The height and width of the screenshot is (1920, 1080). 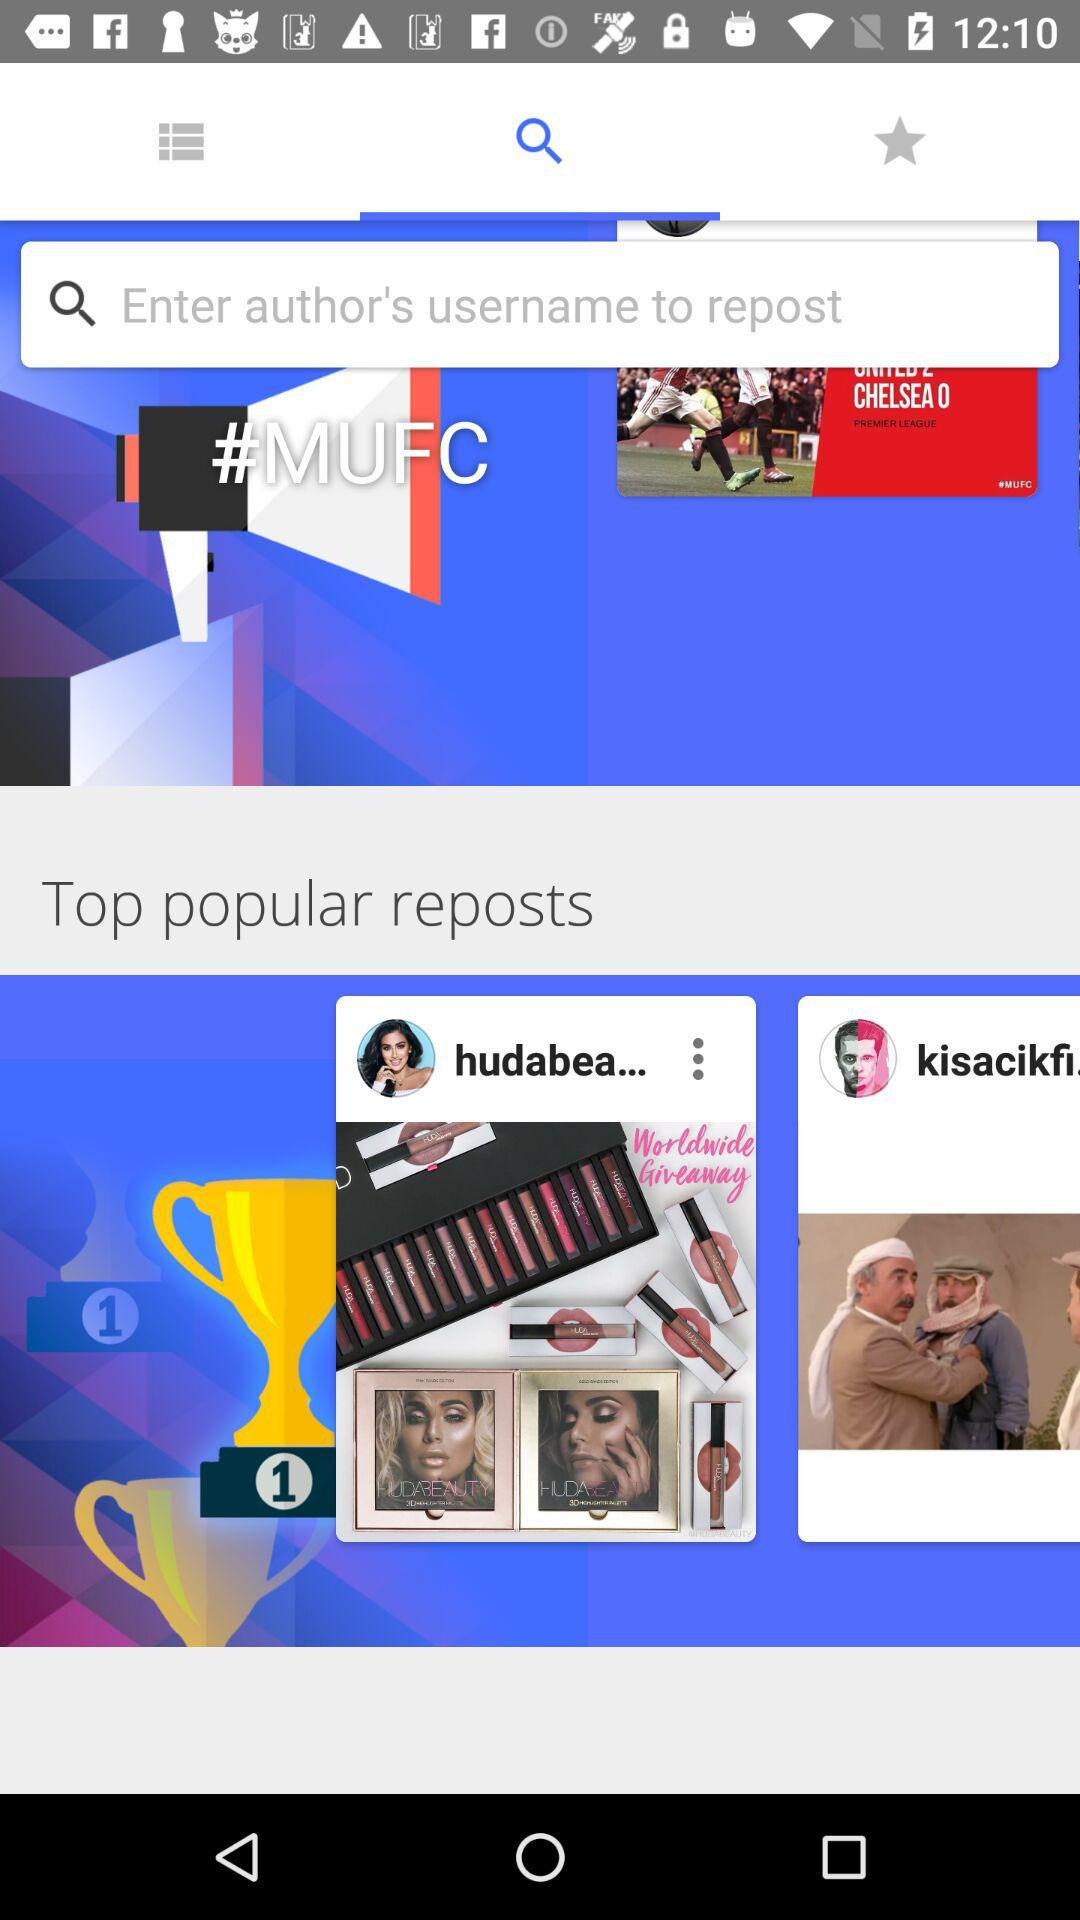 I want to click on profile picture, so click(x=857, y=1057).